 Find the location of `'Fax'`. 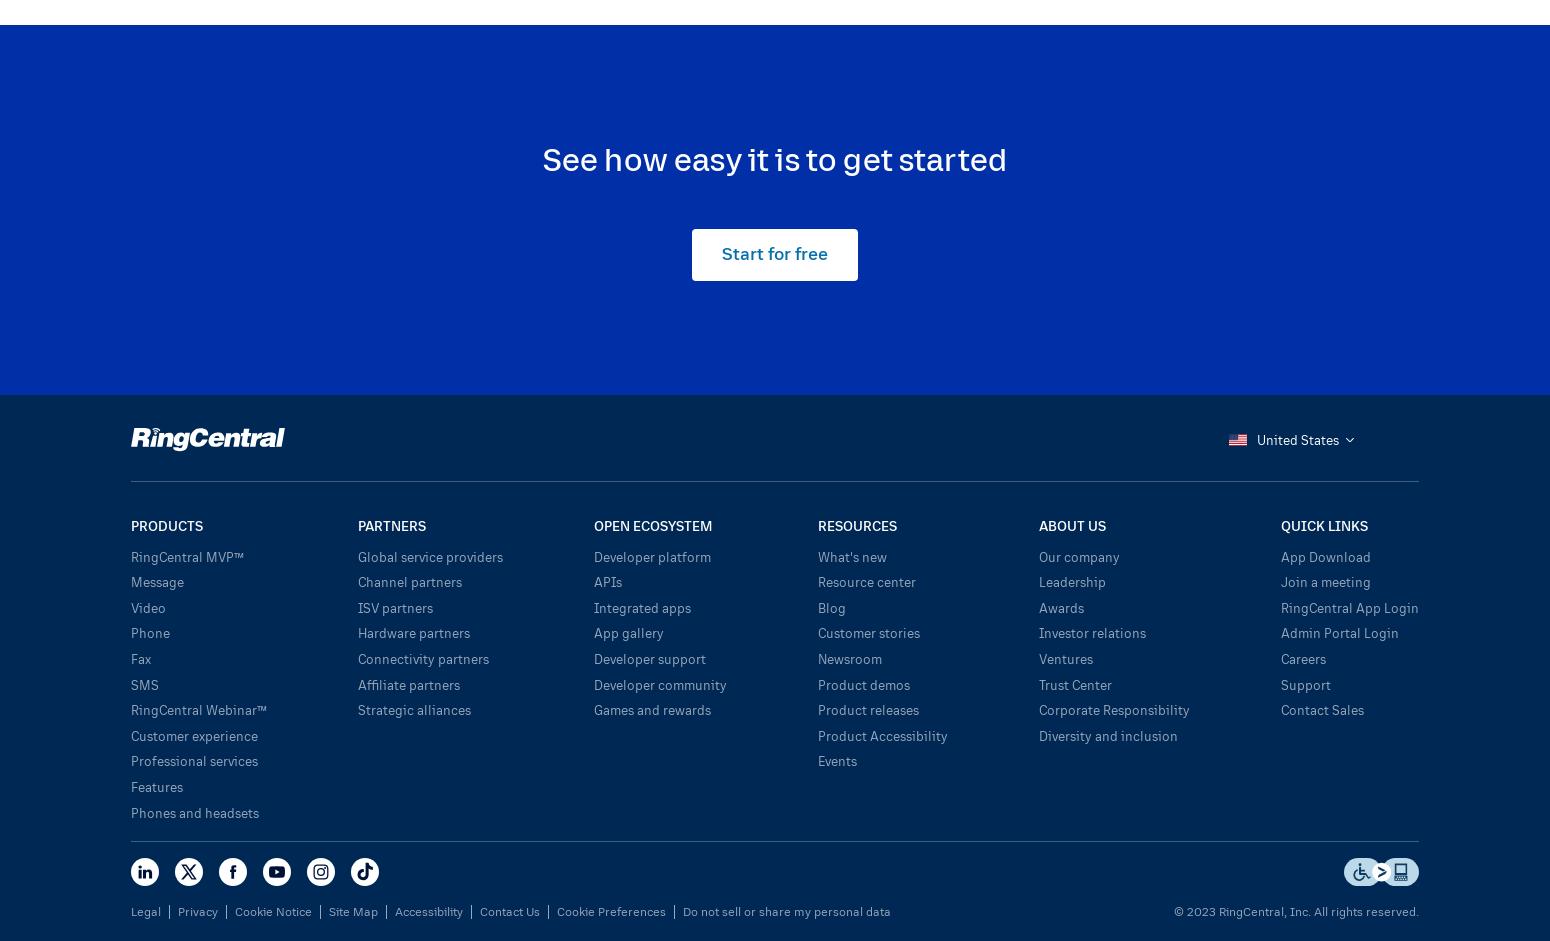

'Fax' is located at coordinates (141, 657).